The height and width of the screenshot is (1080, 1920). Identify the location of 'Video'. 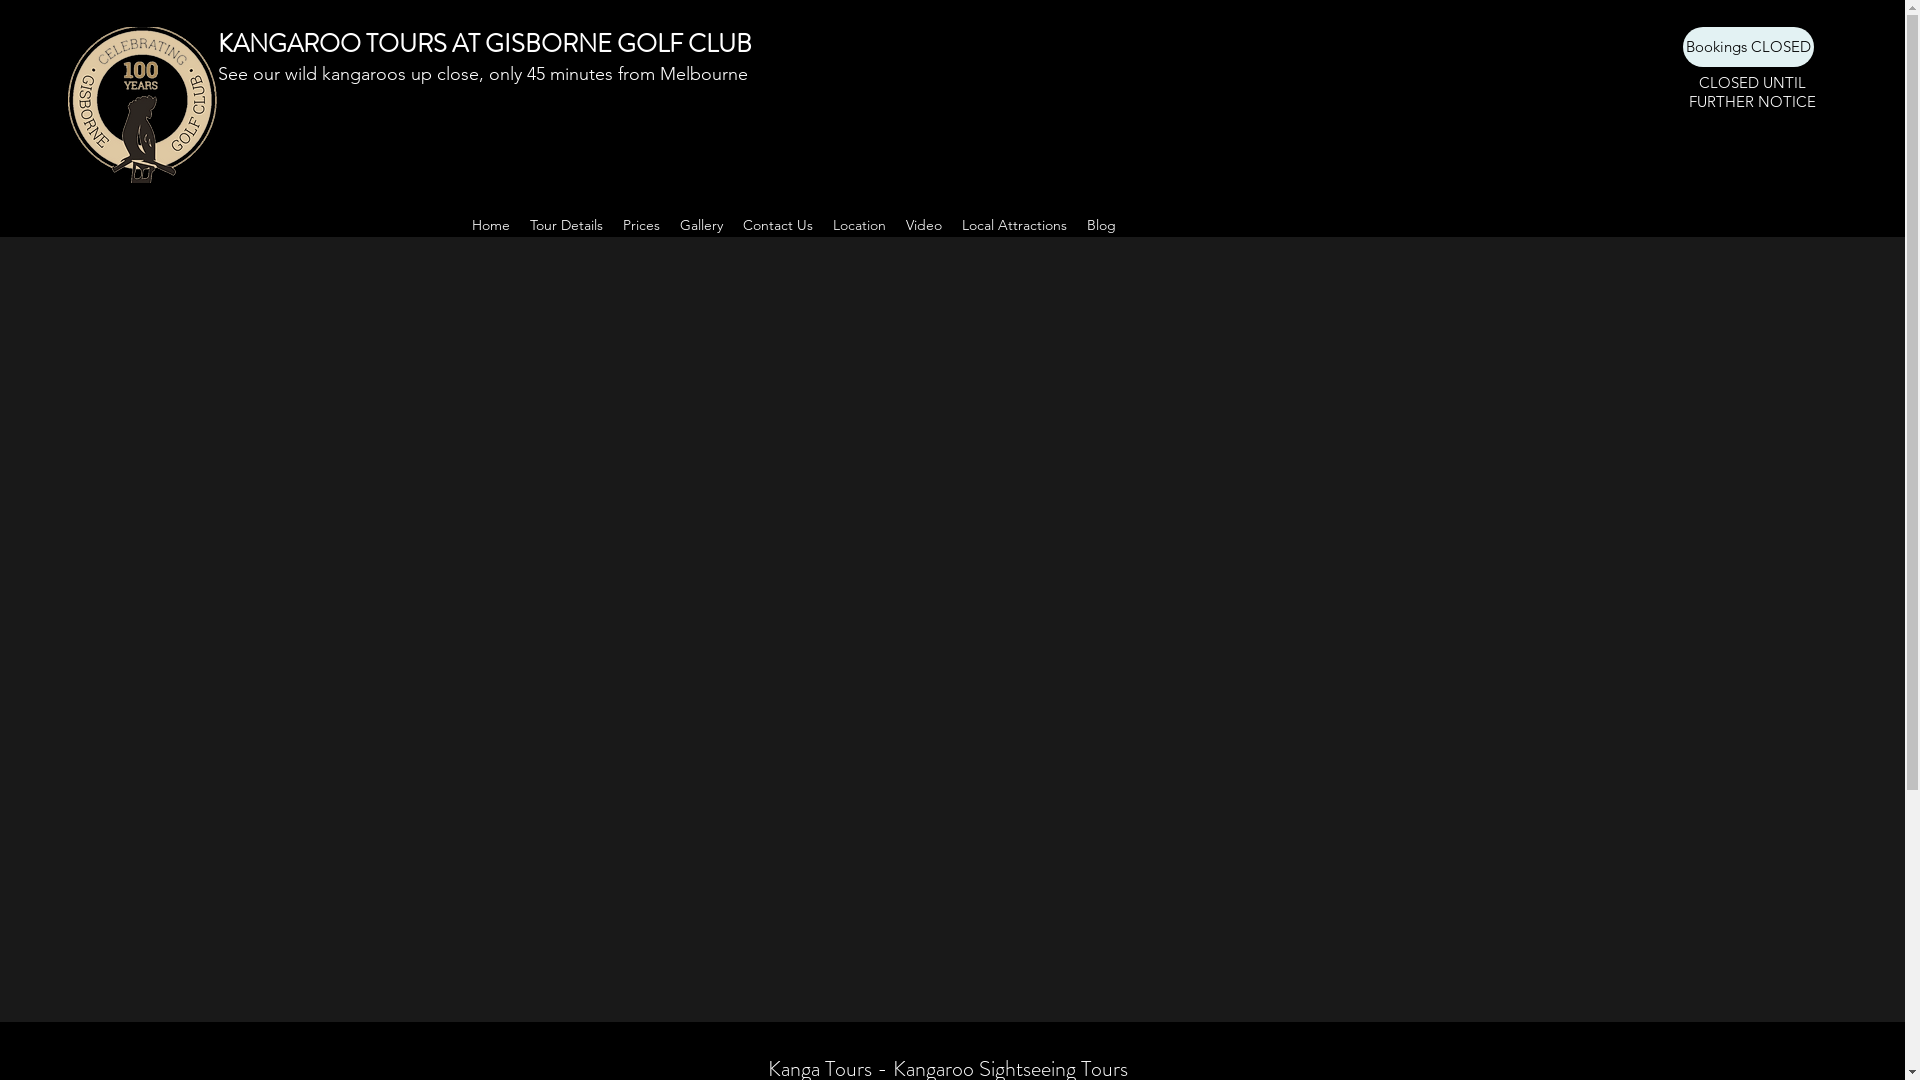
(923, 224).